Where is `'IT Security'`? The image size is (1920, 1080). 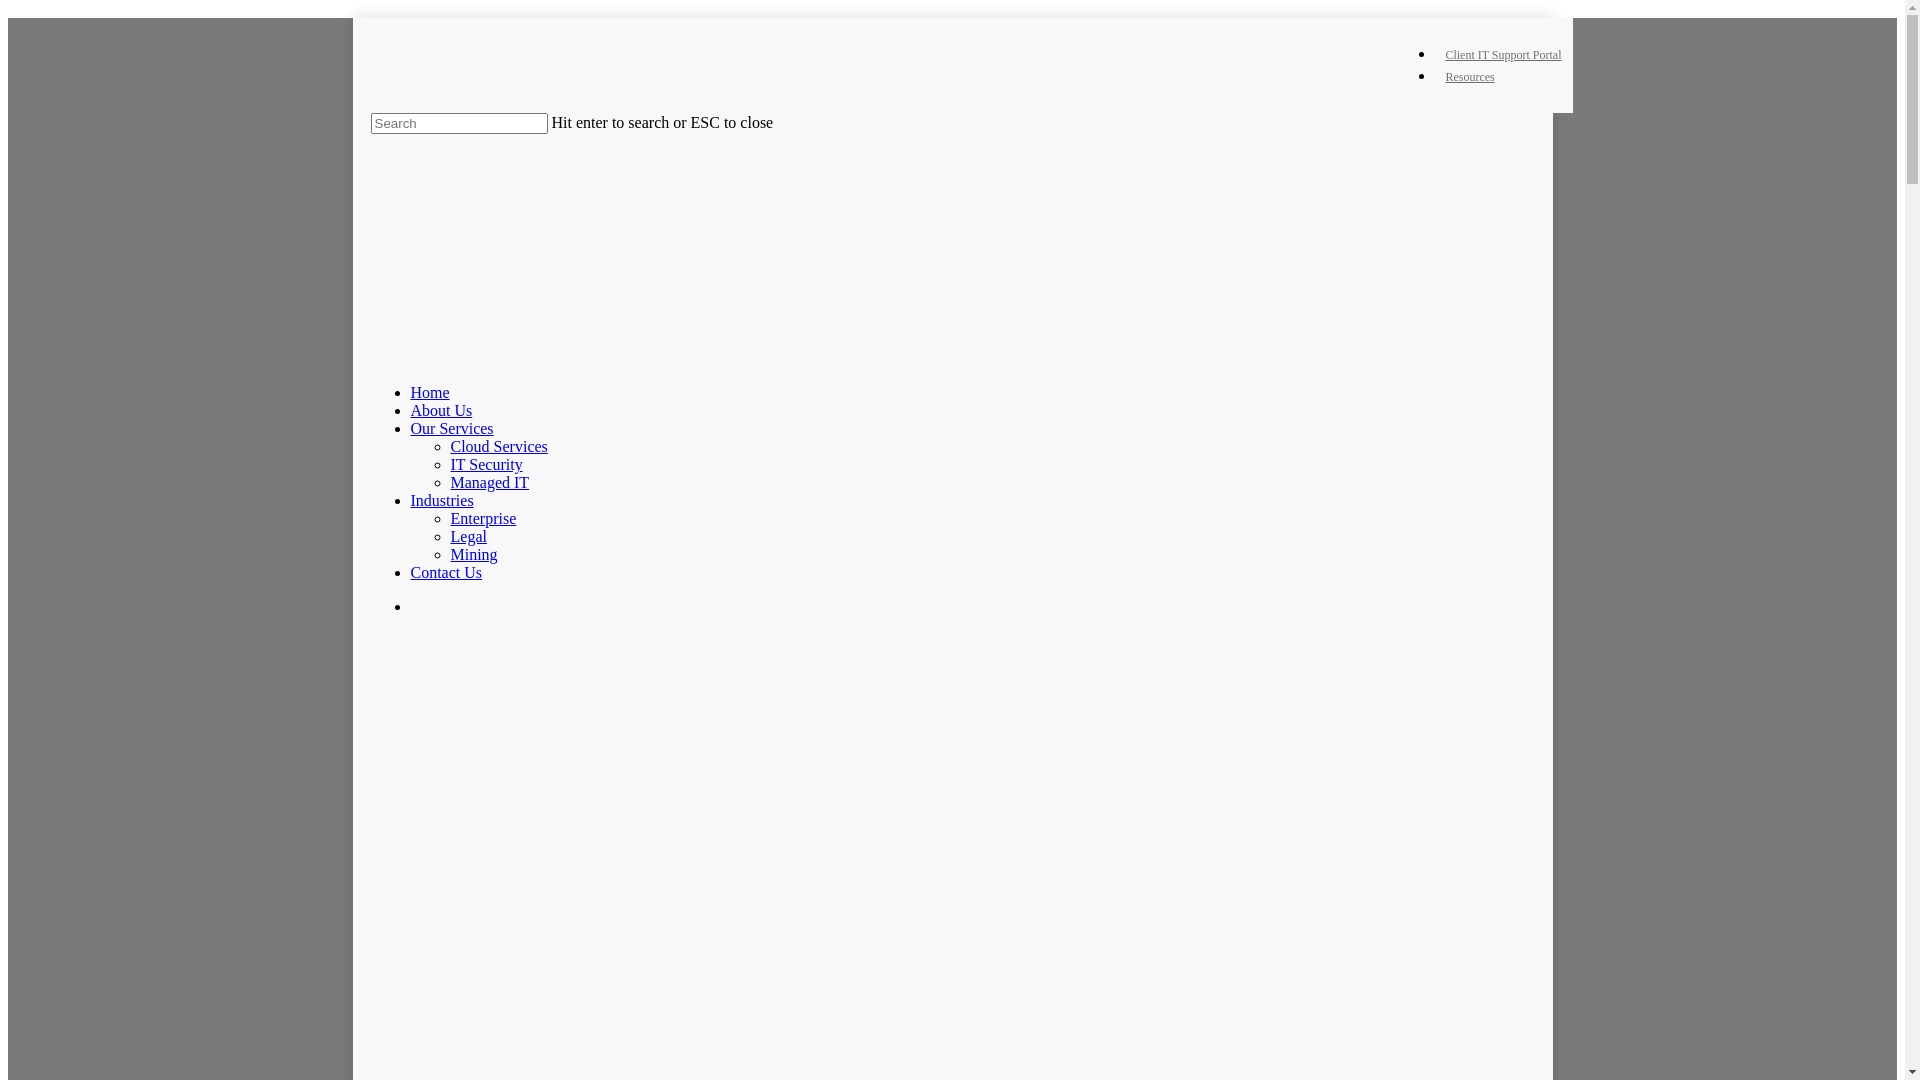
'IT Security' is located at coordinates (485, 464).